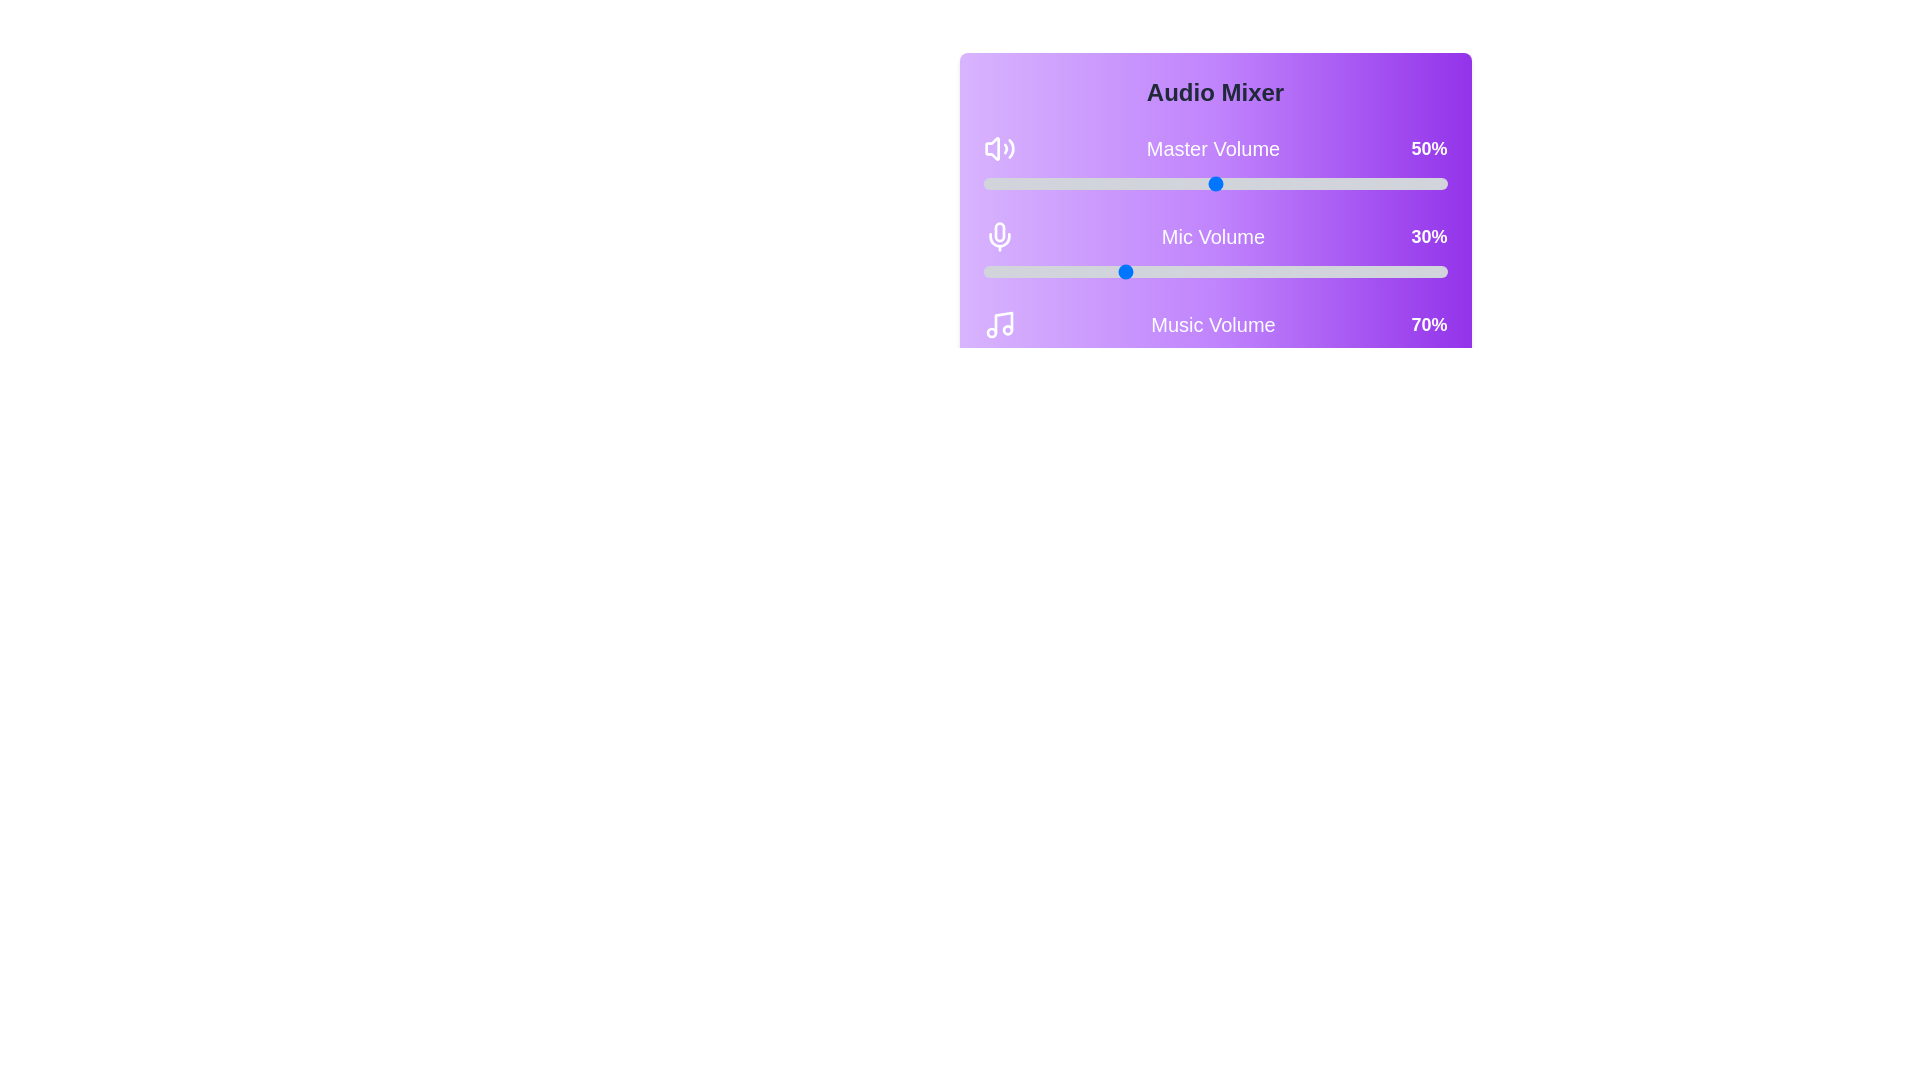 This screenshot has width=1920, height=1080. Describe the element at coordinates (1312, 184) in the screenshot. I see `the Master Volume slider` at that location.